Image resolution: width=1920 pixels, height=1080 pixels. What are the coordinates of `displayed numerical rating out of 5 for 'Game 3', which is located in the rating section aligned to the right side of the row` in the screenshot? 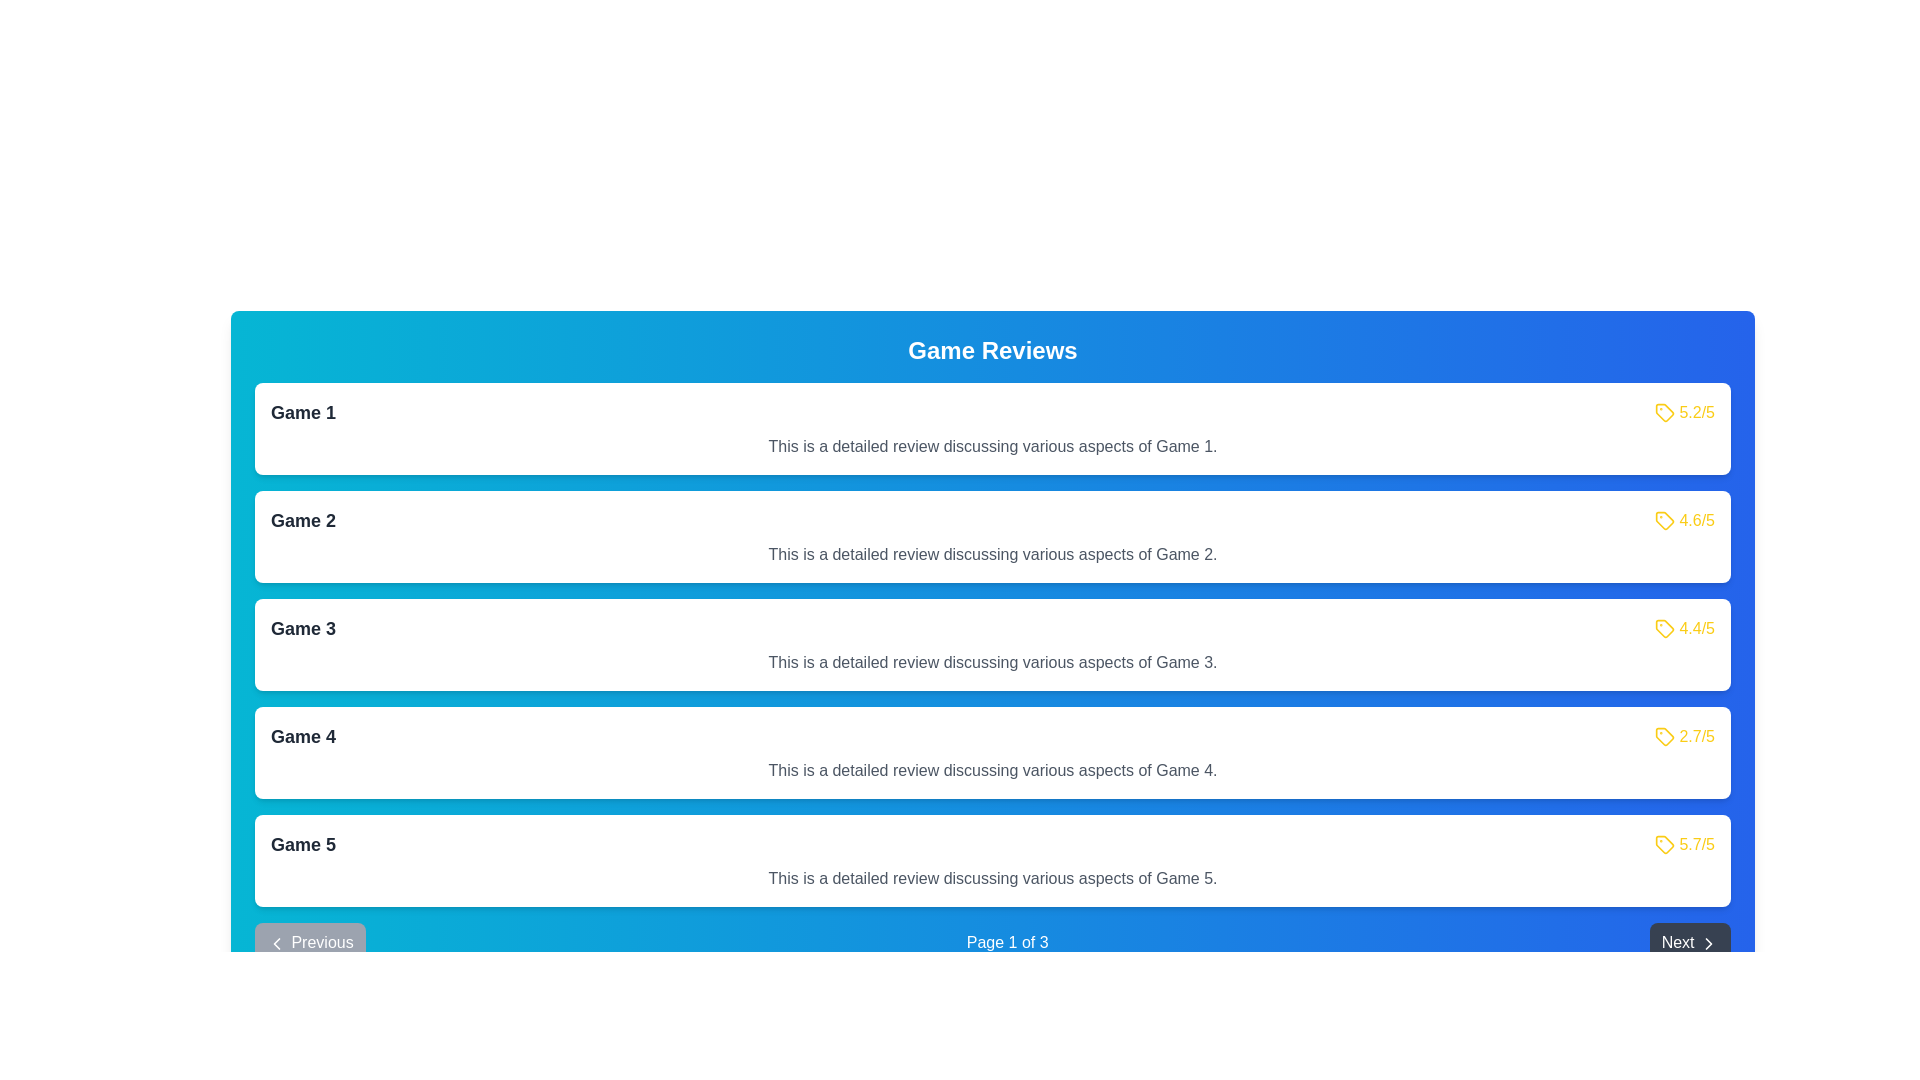 It's located at (1696, 627).